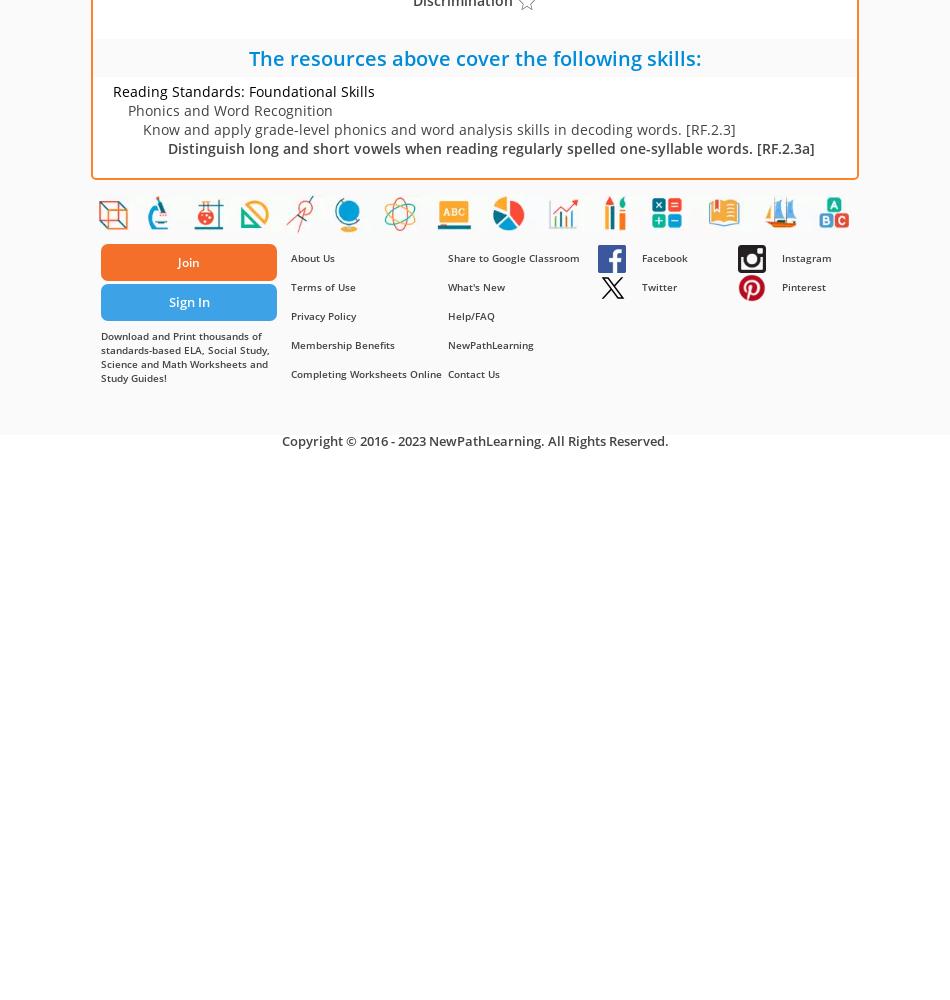 The width and height of the screenshot is (950, 1000). What do you see at coordinates (365, 373) in the screenshot?
I see `'Completing Worksheets Online'` at bounding box center [365, 373].